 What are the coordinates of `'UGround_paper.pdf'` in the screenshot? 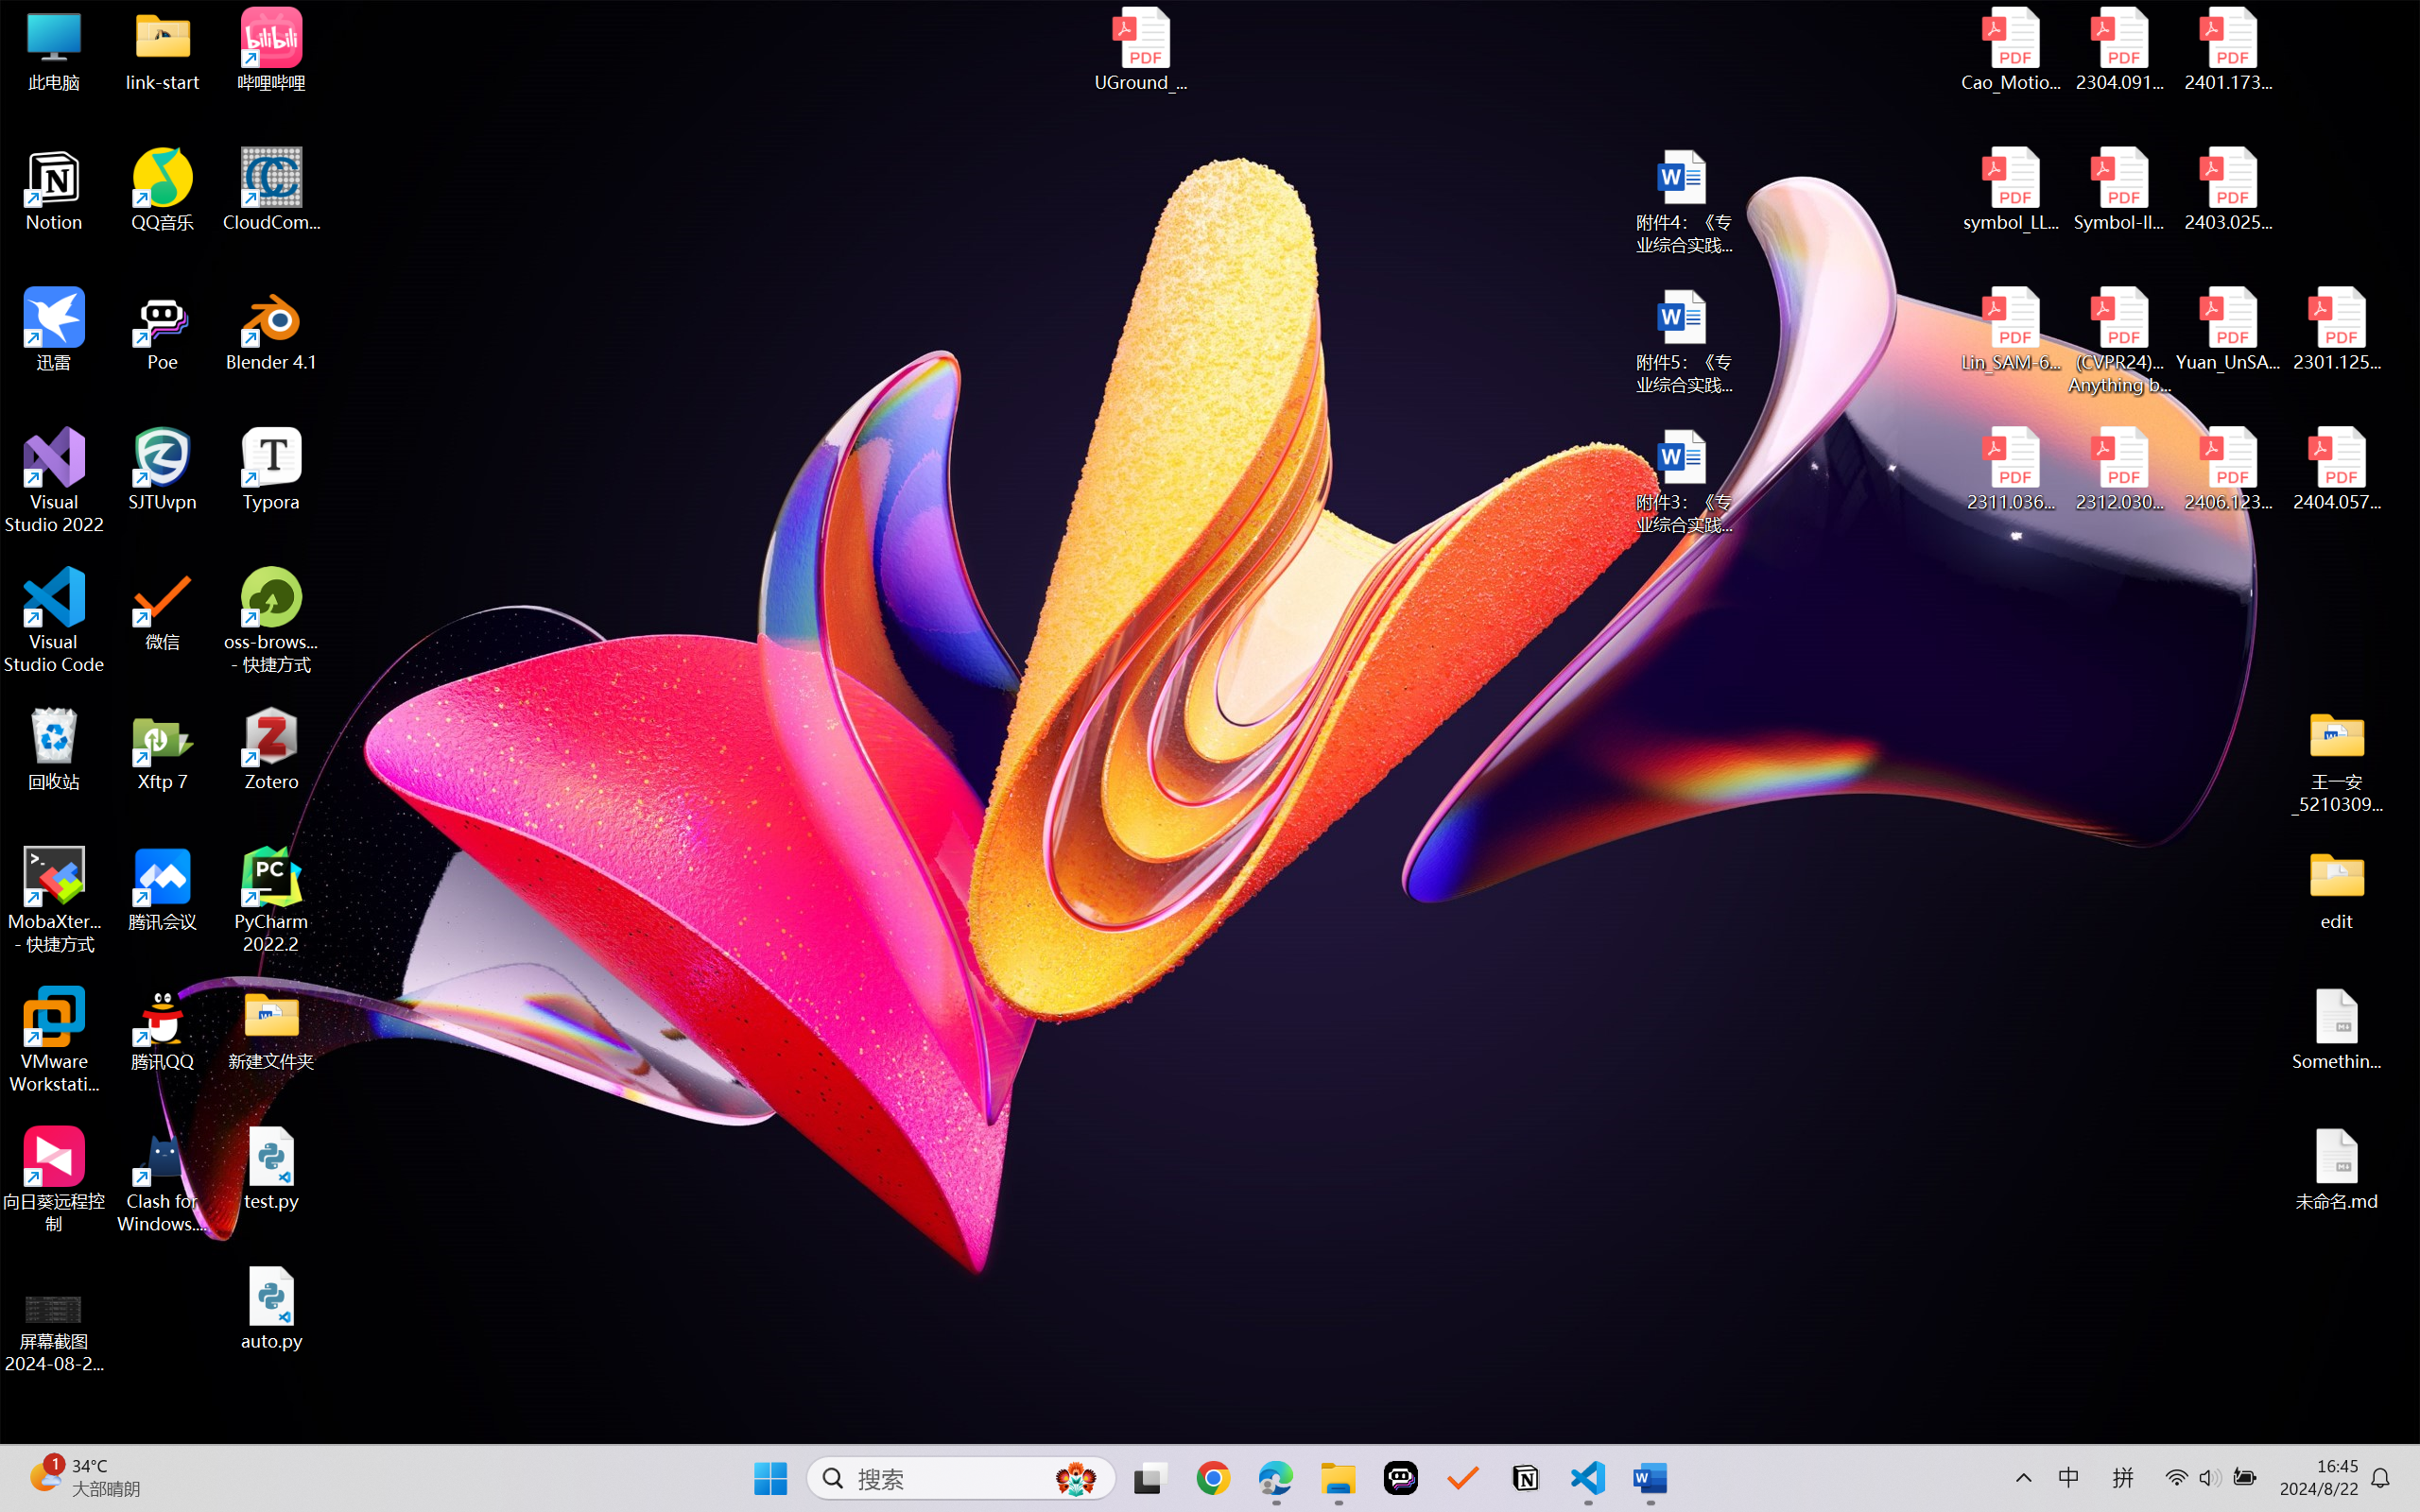 It's located at (1141, 49).